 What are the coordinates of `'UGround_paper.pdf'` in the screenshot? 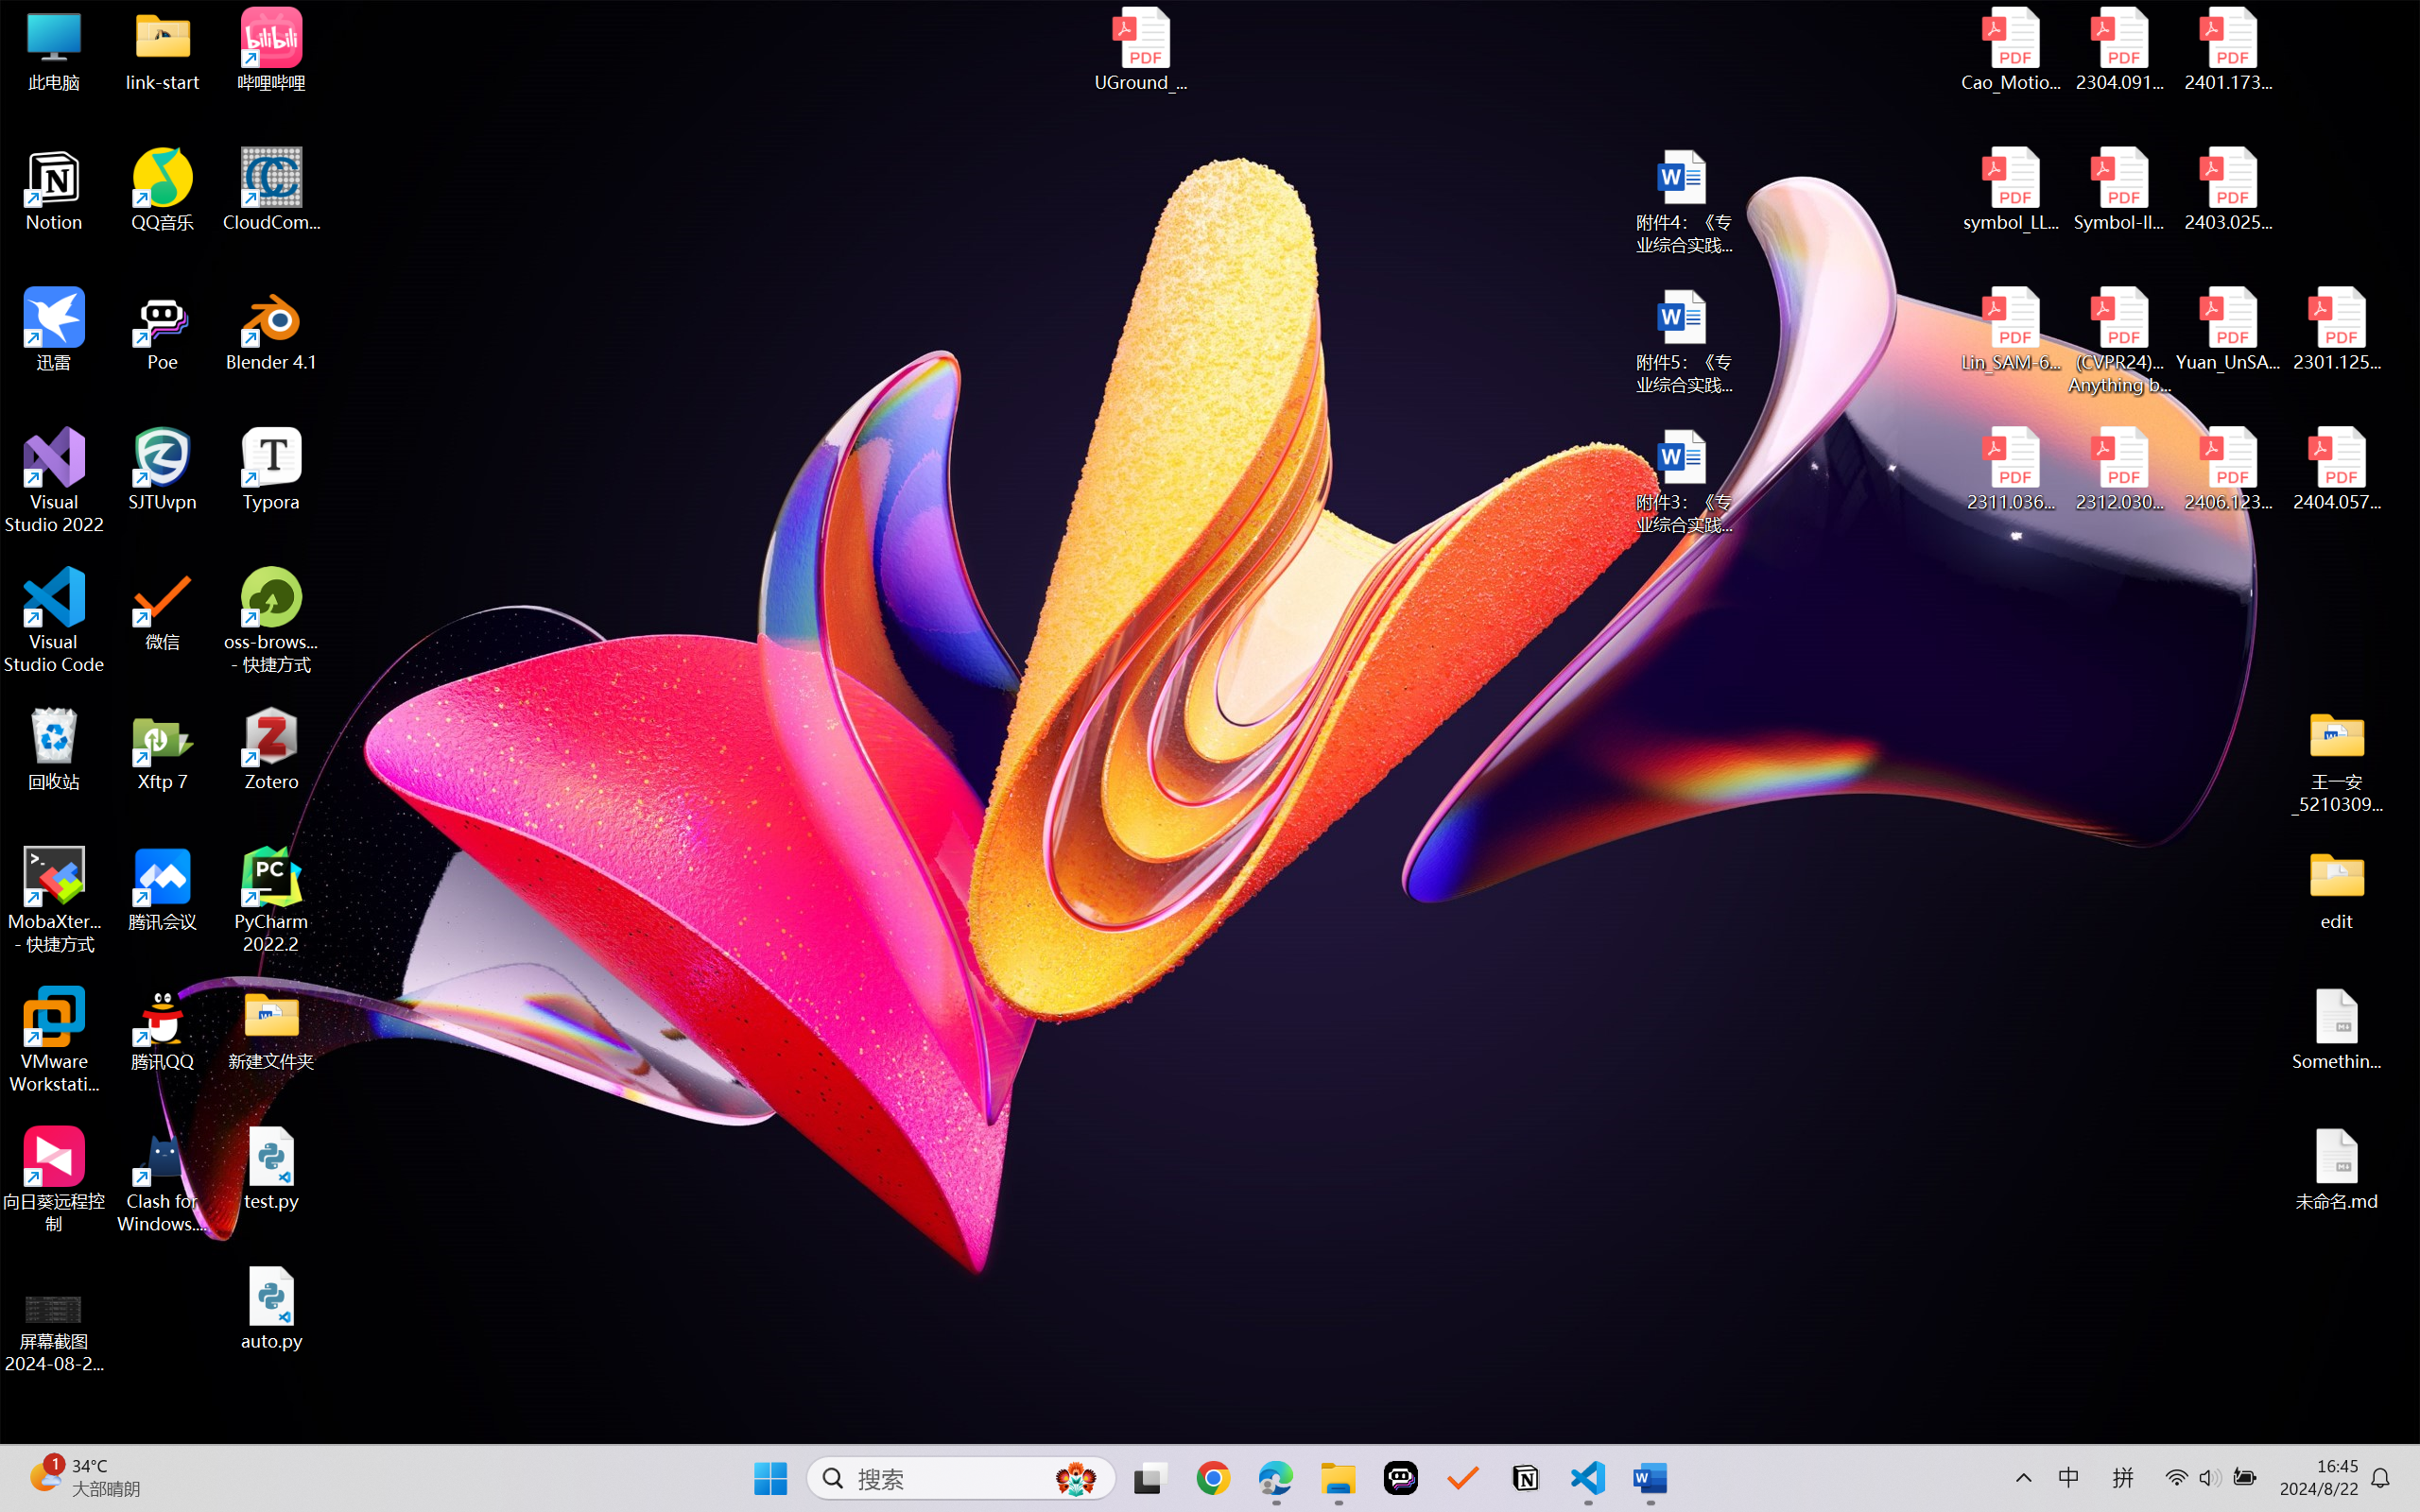 It's located at (1141, 49).